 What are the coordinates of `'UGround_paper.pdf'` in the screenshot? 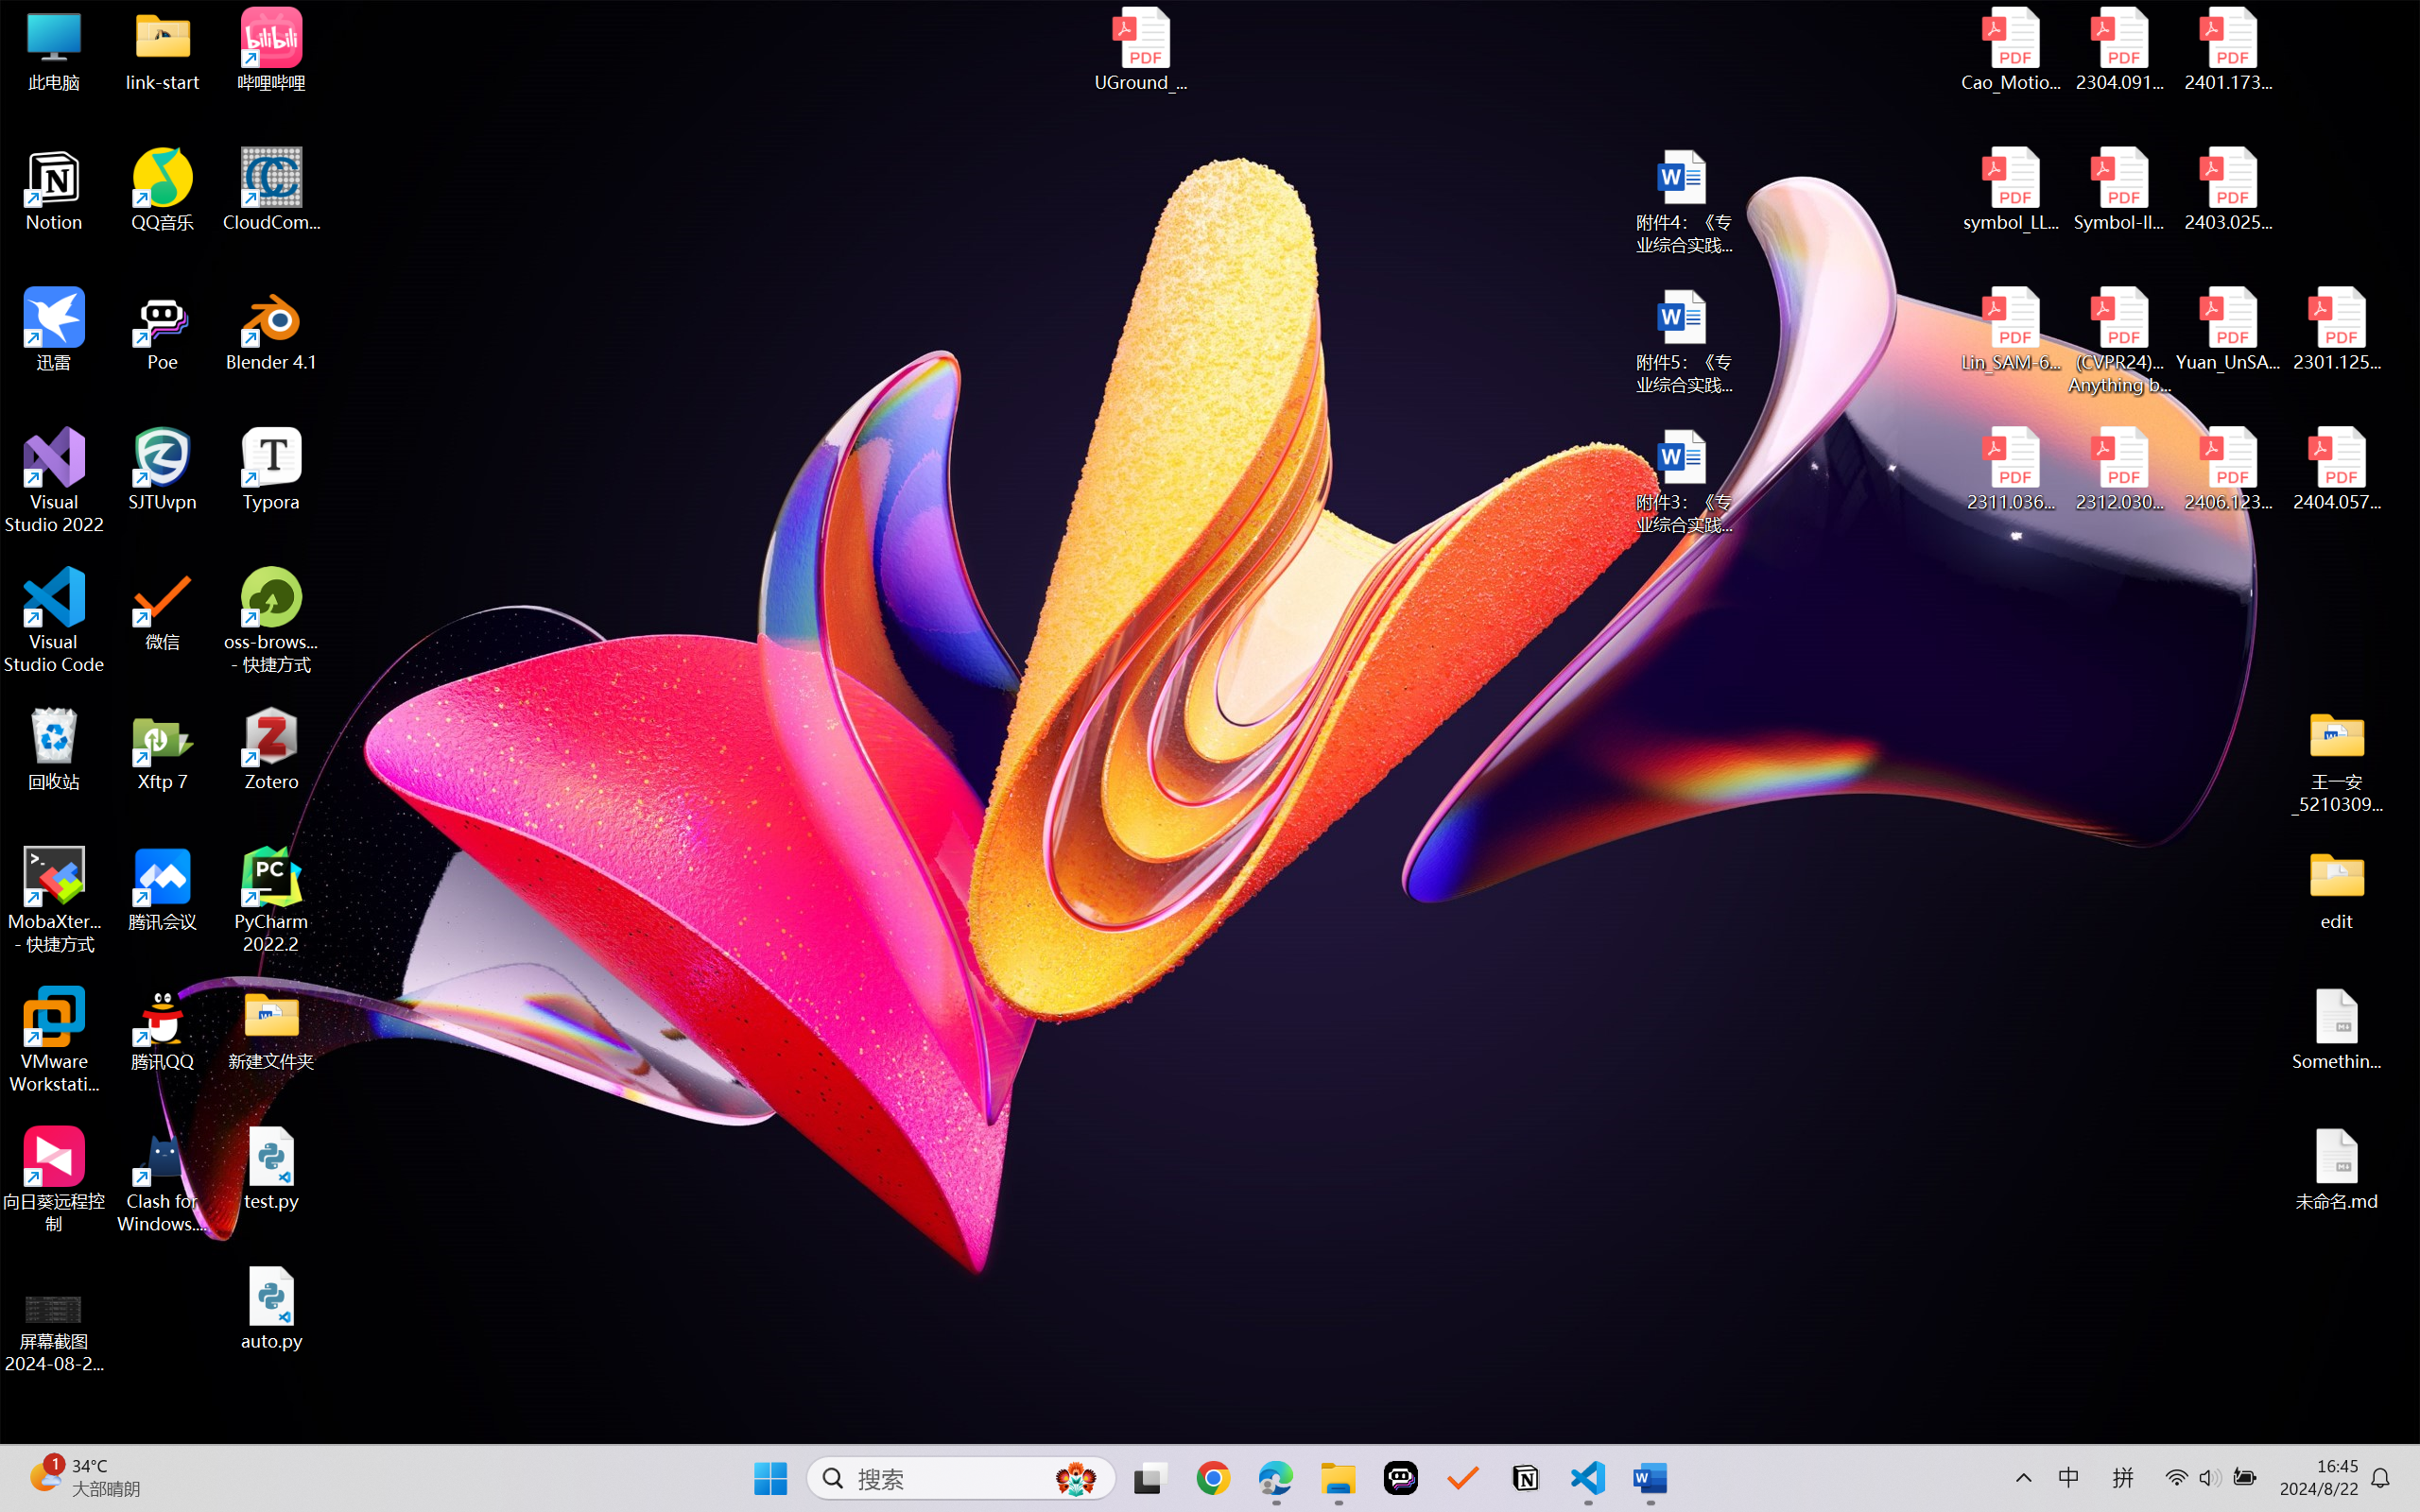 It's located at (1141, 49).